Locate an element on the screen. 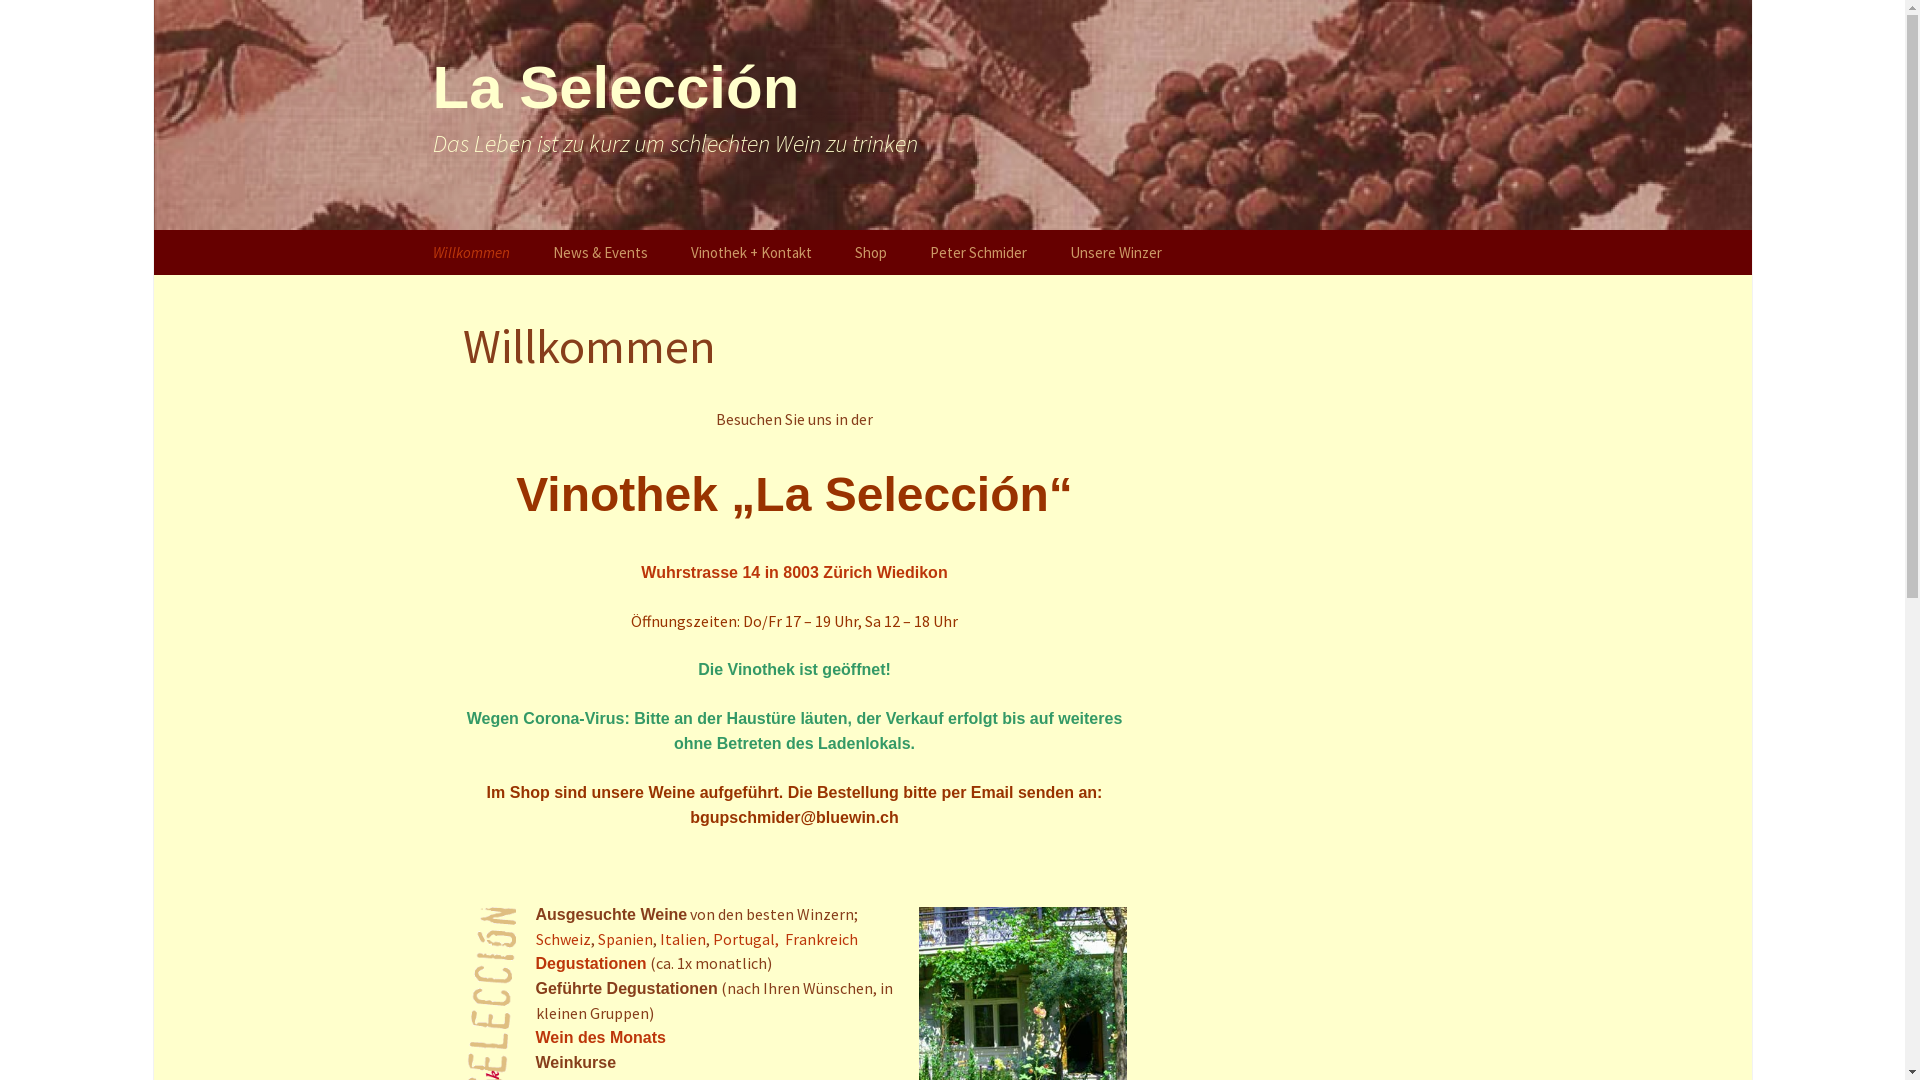 The width and height of the screenshot is (1920, 1080). 'Wein des Monats' is located at coordinates (599, 1036).